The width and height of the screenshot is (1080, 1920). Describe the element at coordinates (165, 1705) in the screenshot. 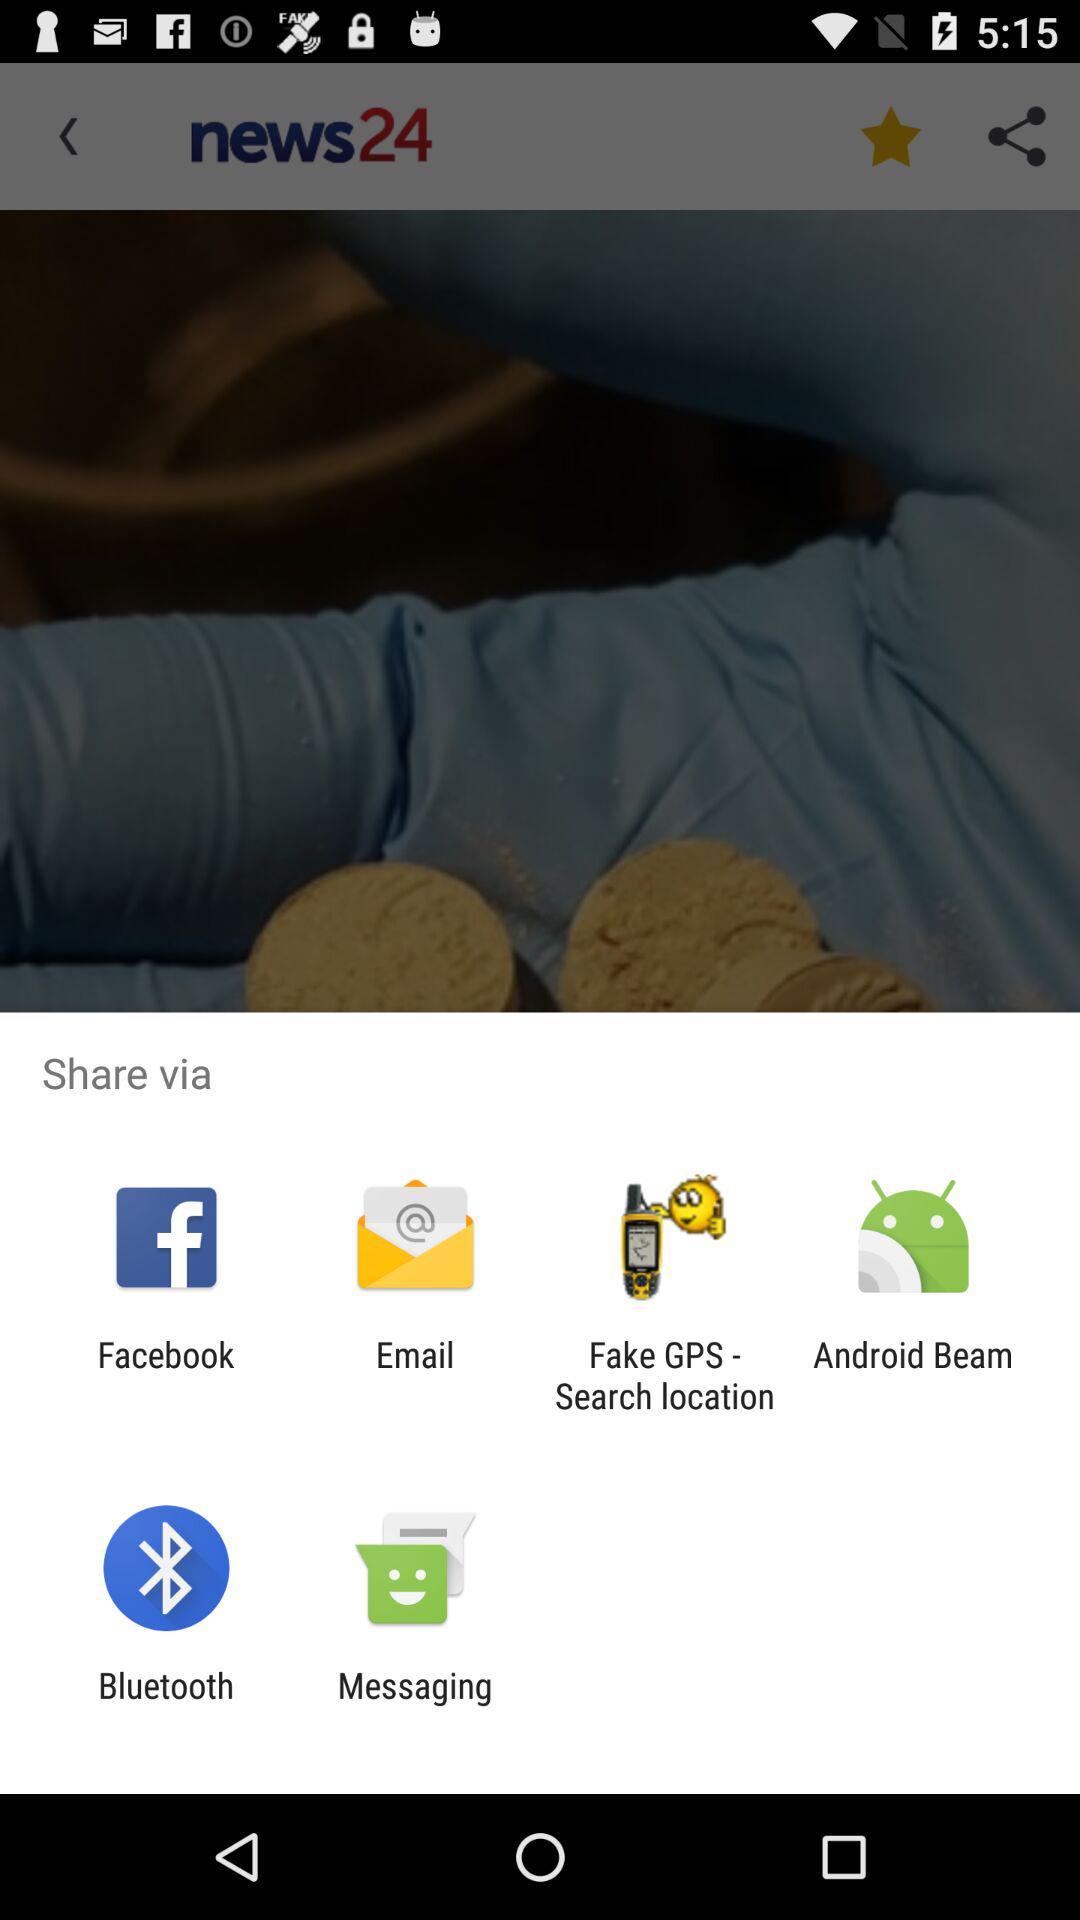

I see `bluetooth app` at that location.